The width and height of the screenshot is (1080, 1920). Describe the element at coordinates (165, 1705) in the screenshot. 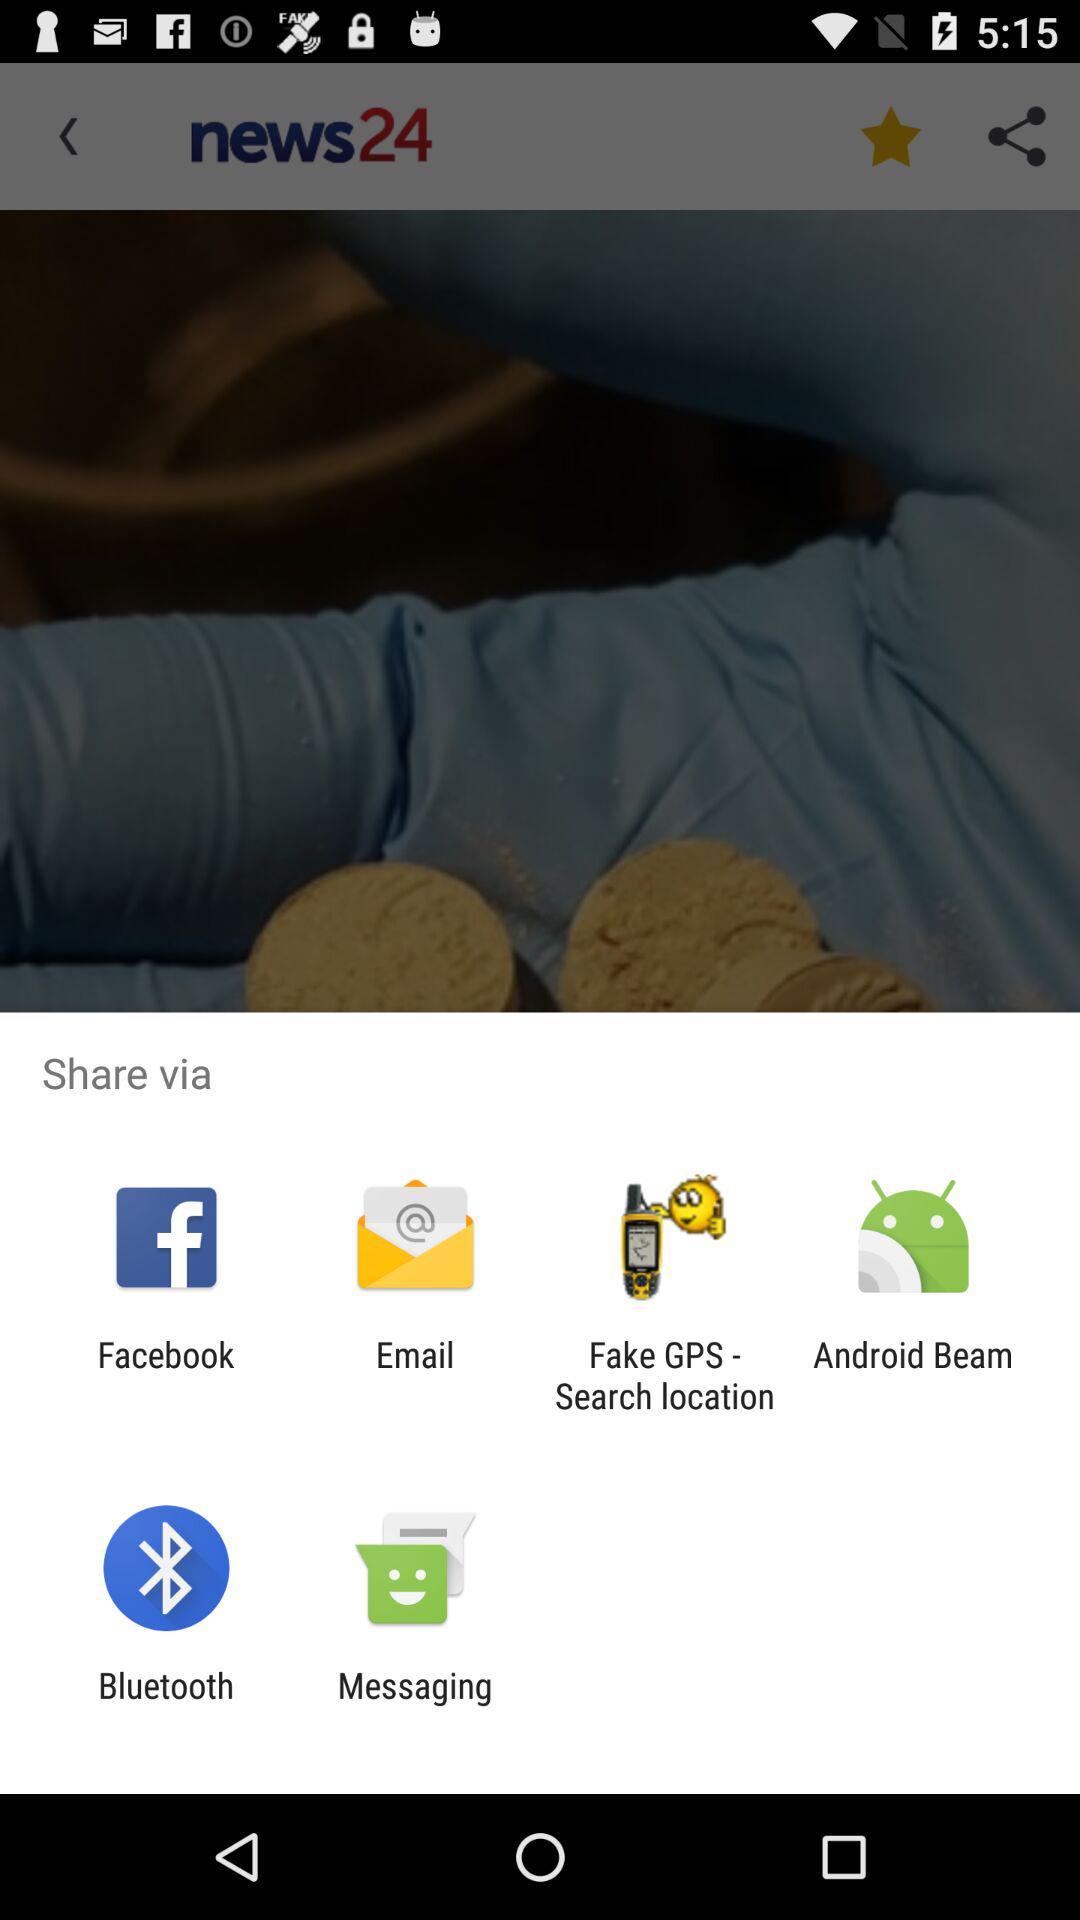

I see `bluetooth app` at that location.